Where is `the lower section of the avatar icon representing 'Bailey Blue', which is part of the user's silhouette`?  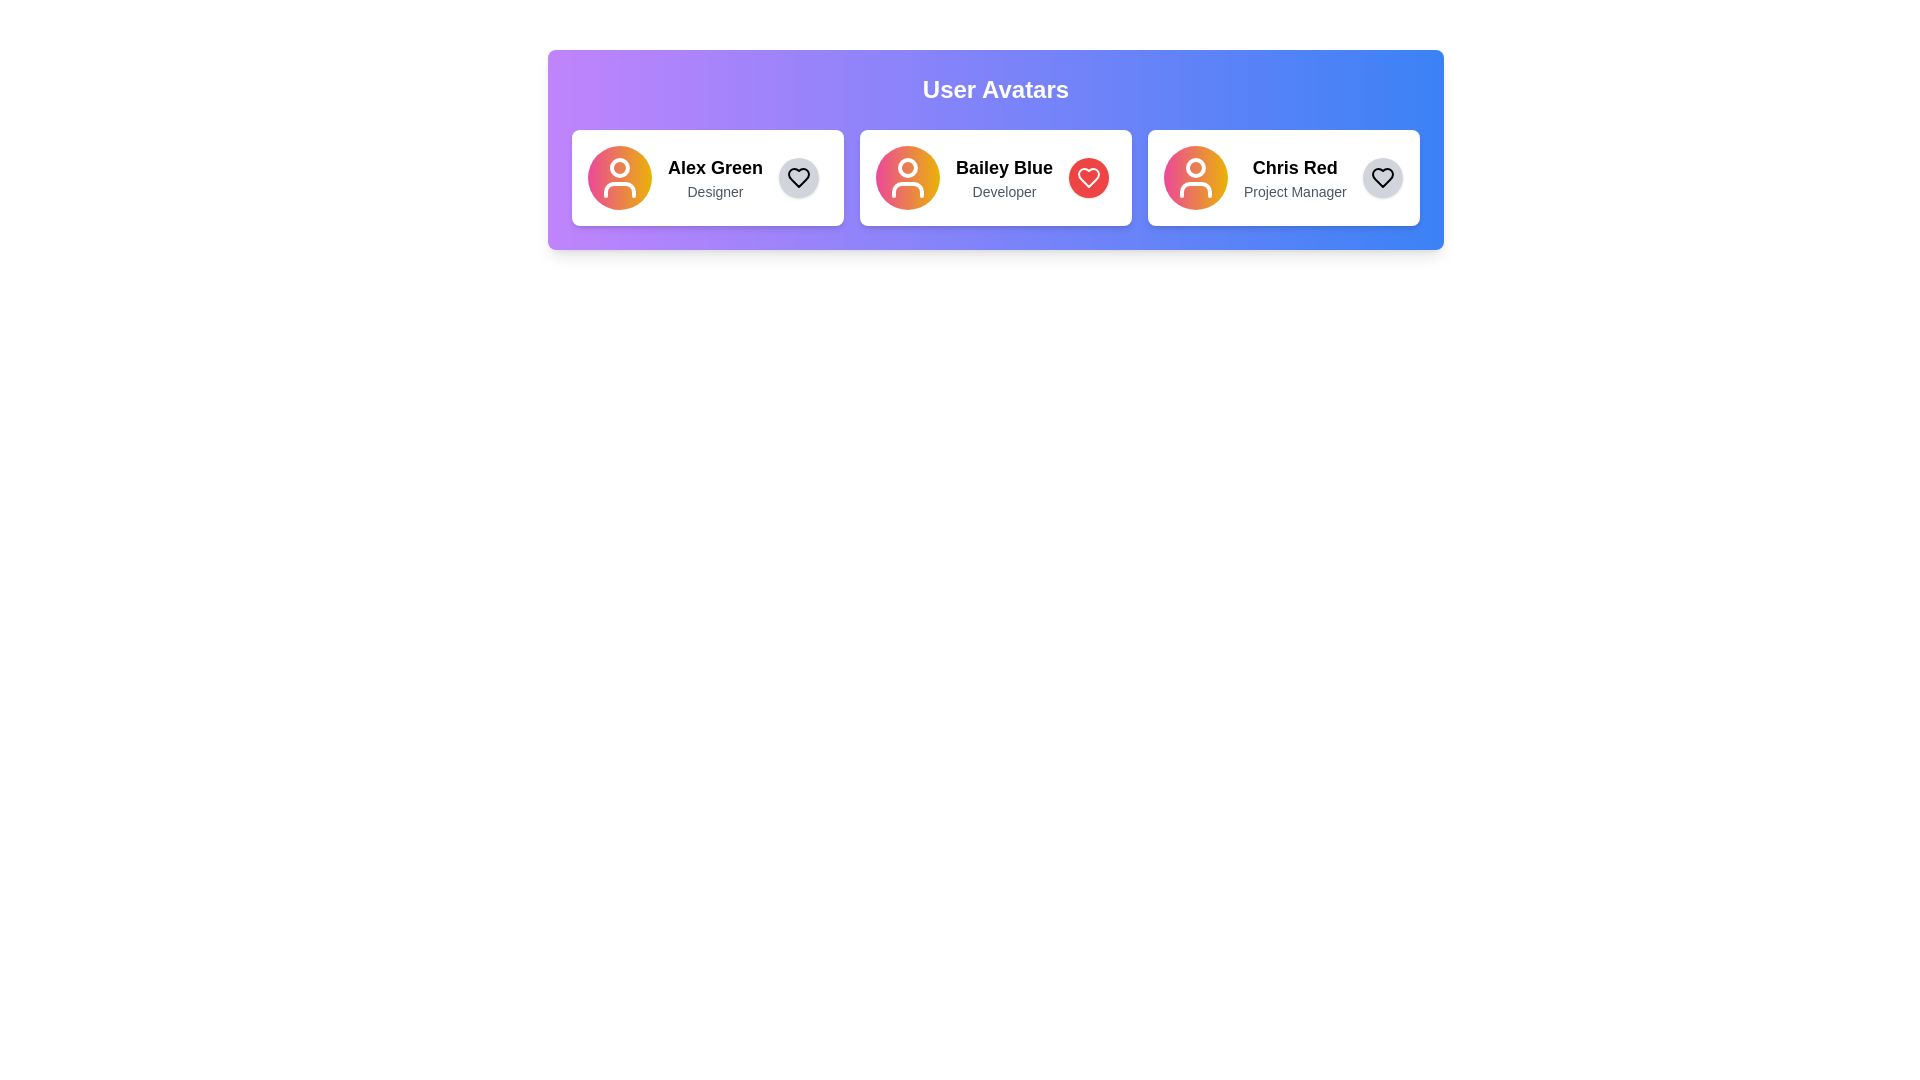
the lower section of the avatar icon representing 'Bailey Blue', which is part of the user's silhouette is located at coordinates (906, 189).